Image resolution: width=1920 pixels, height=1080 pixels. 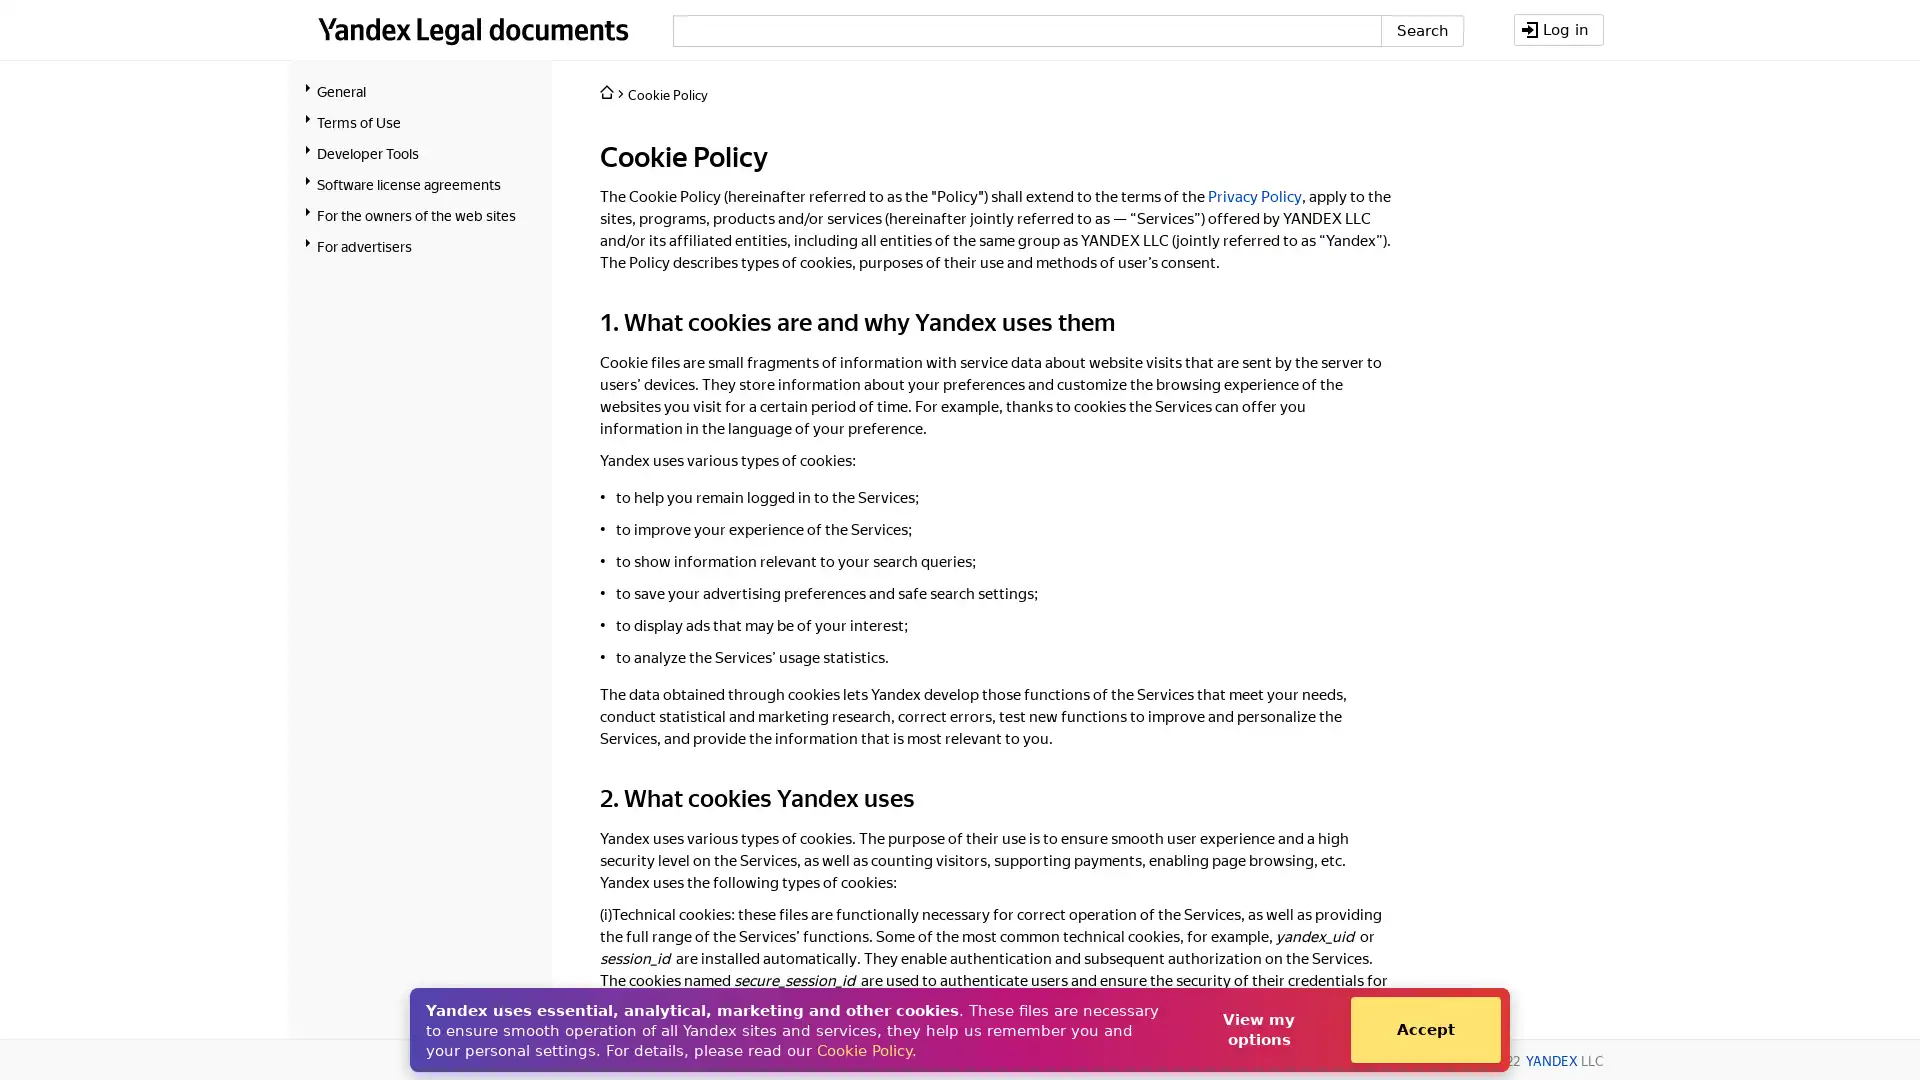 What do you see at coordinates (419, 151) in the screenshot?
I see `Developer Tools` at bounding box center [419, 151].